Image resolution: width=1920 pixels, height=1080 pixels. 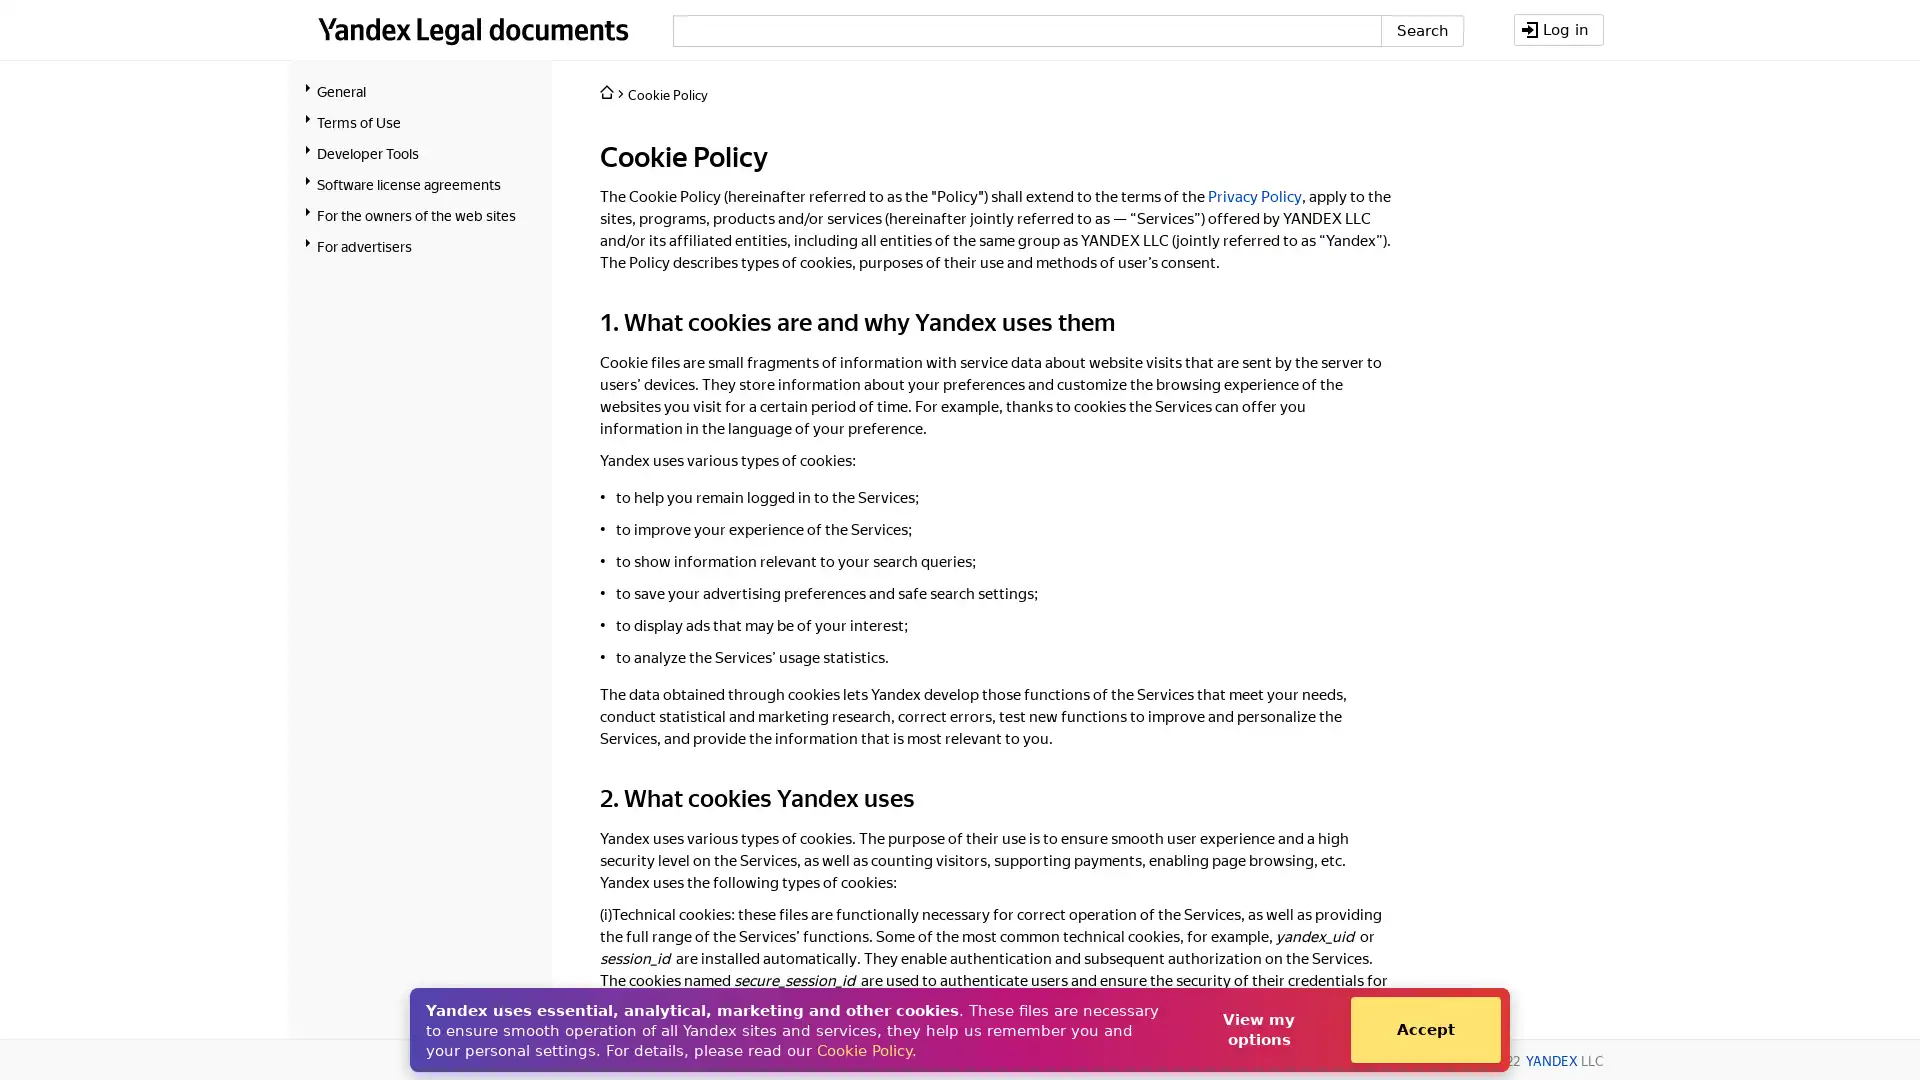 What do you see at coordinates (419, 151) in the screenshot?
I see `Developer Tools` at bounding box center [419, 151].